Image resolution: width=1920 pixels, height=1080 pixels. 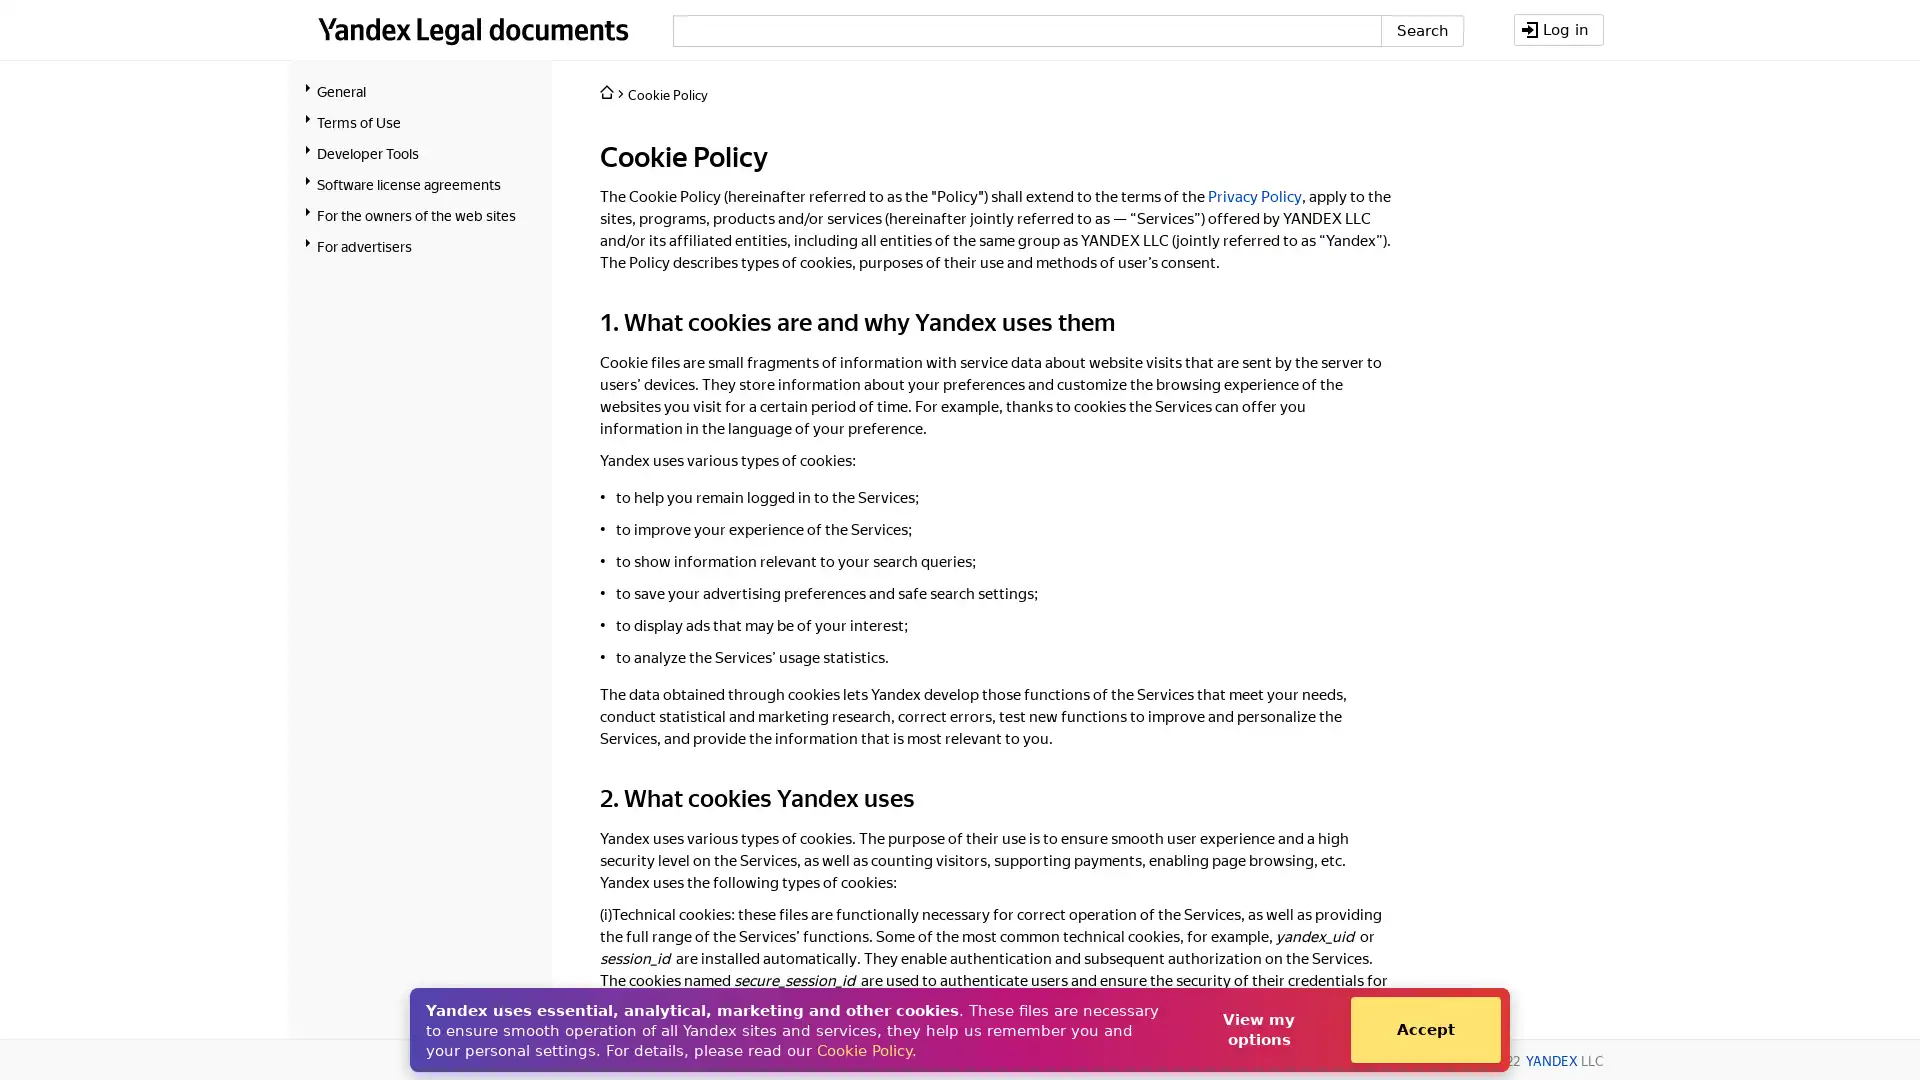 What do you see at coordinates (419, 151) in the screenshot?
I see `Developer Tools` at bounding box center [419, 151].